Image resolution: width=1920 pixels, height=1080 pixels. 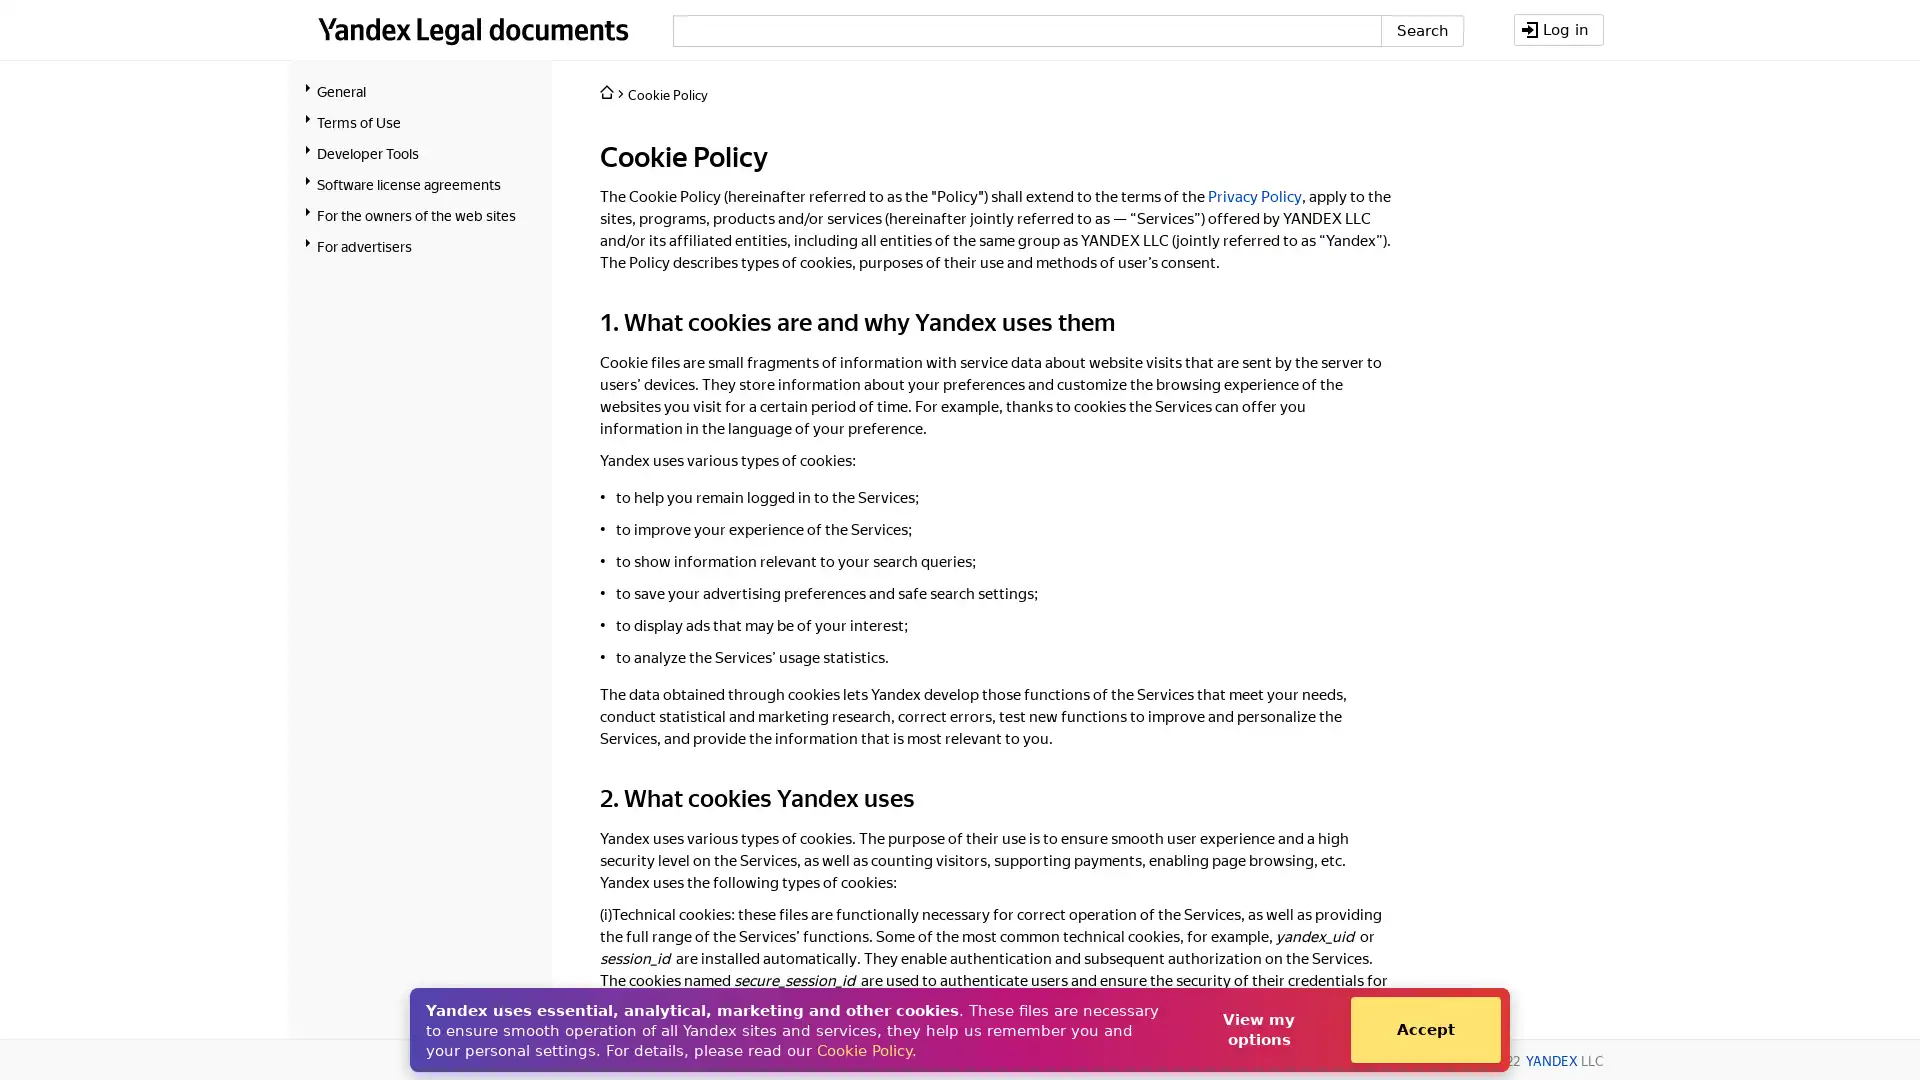 What do you see at coordinates (419, 151) in the screenshot?
I see `Developer Tools` at bounding box center [419, 151].